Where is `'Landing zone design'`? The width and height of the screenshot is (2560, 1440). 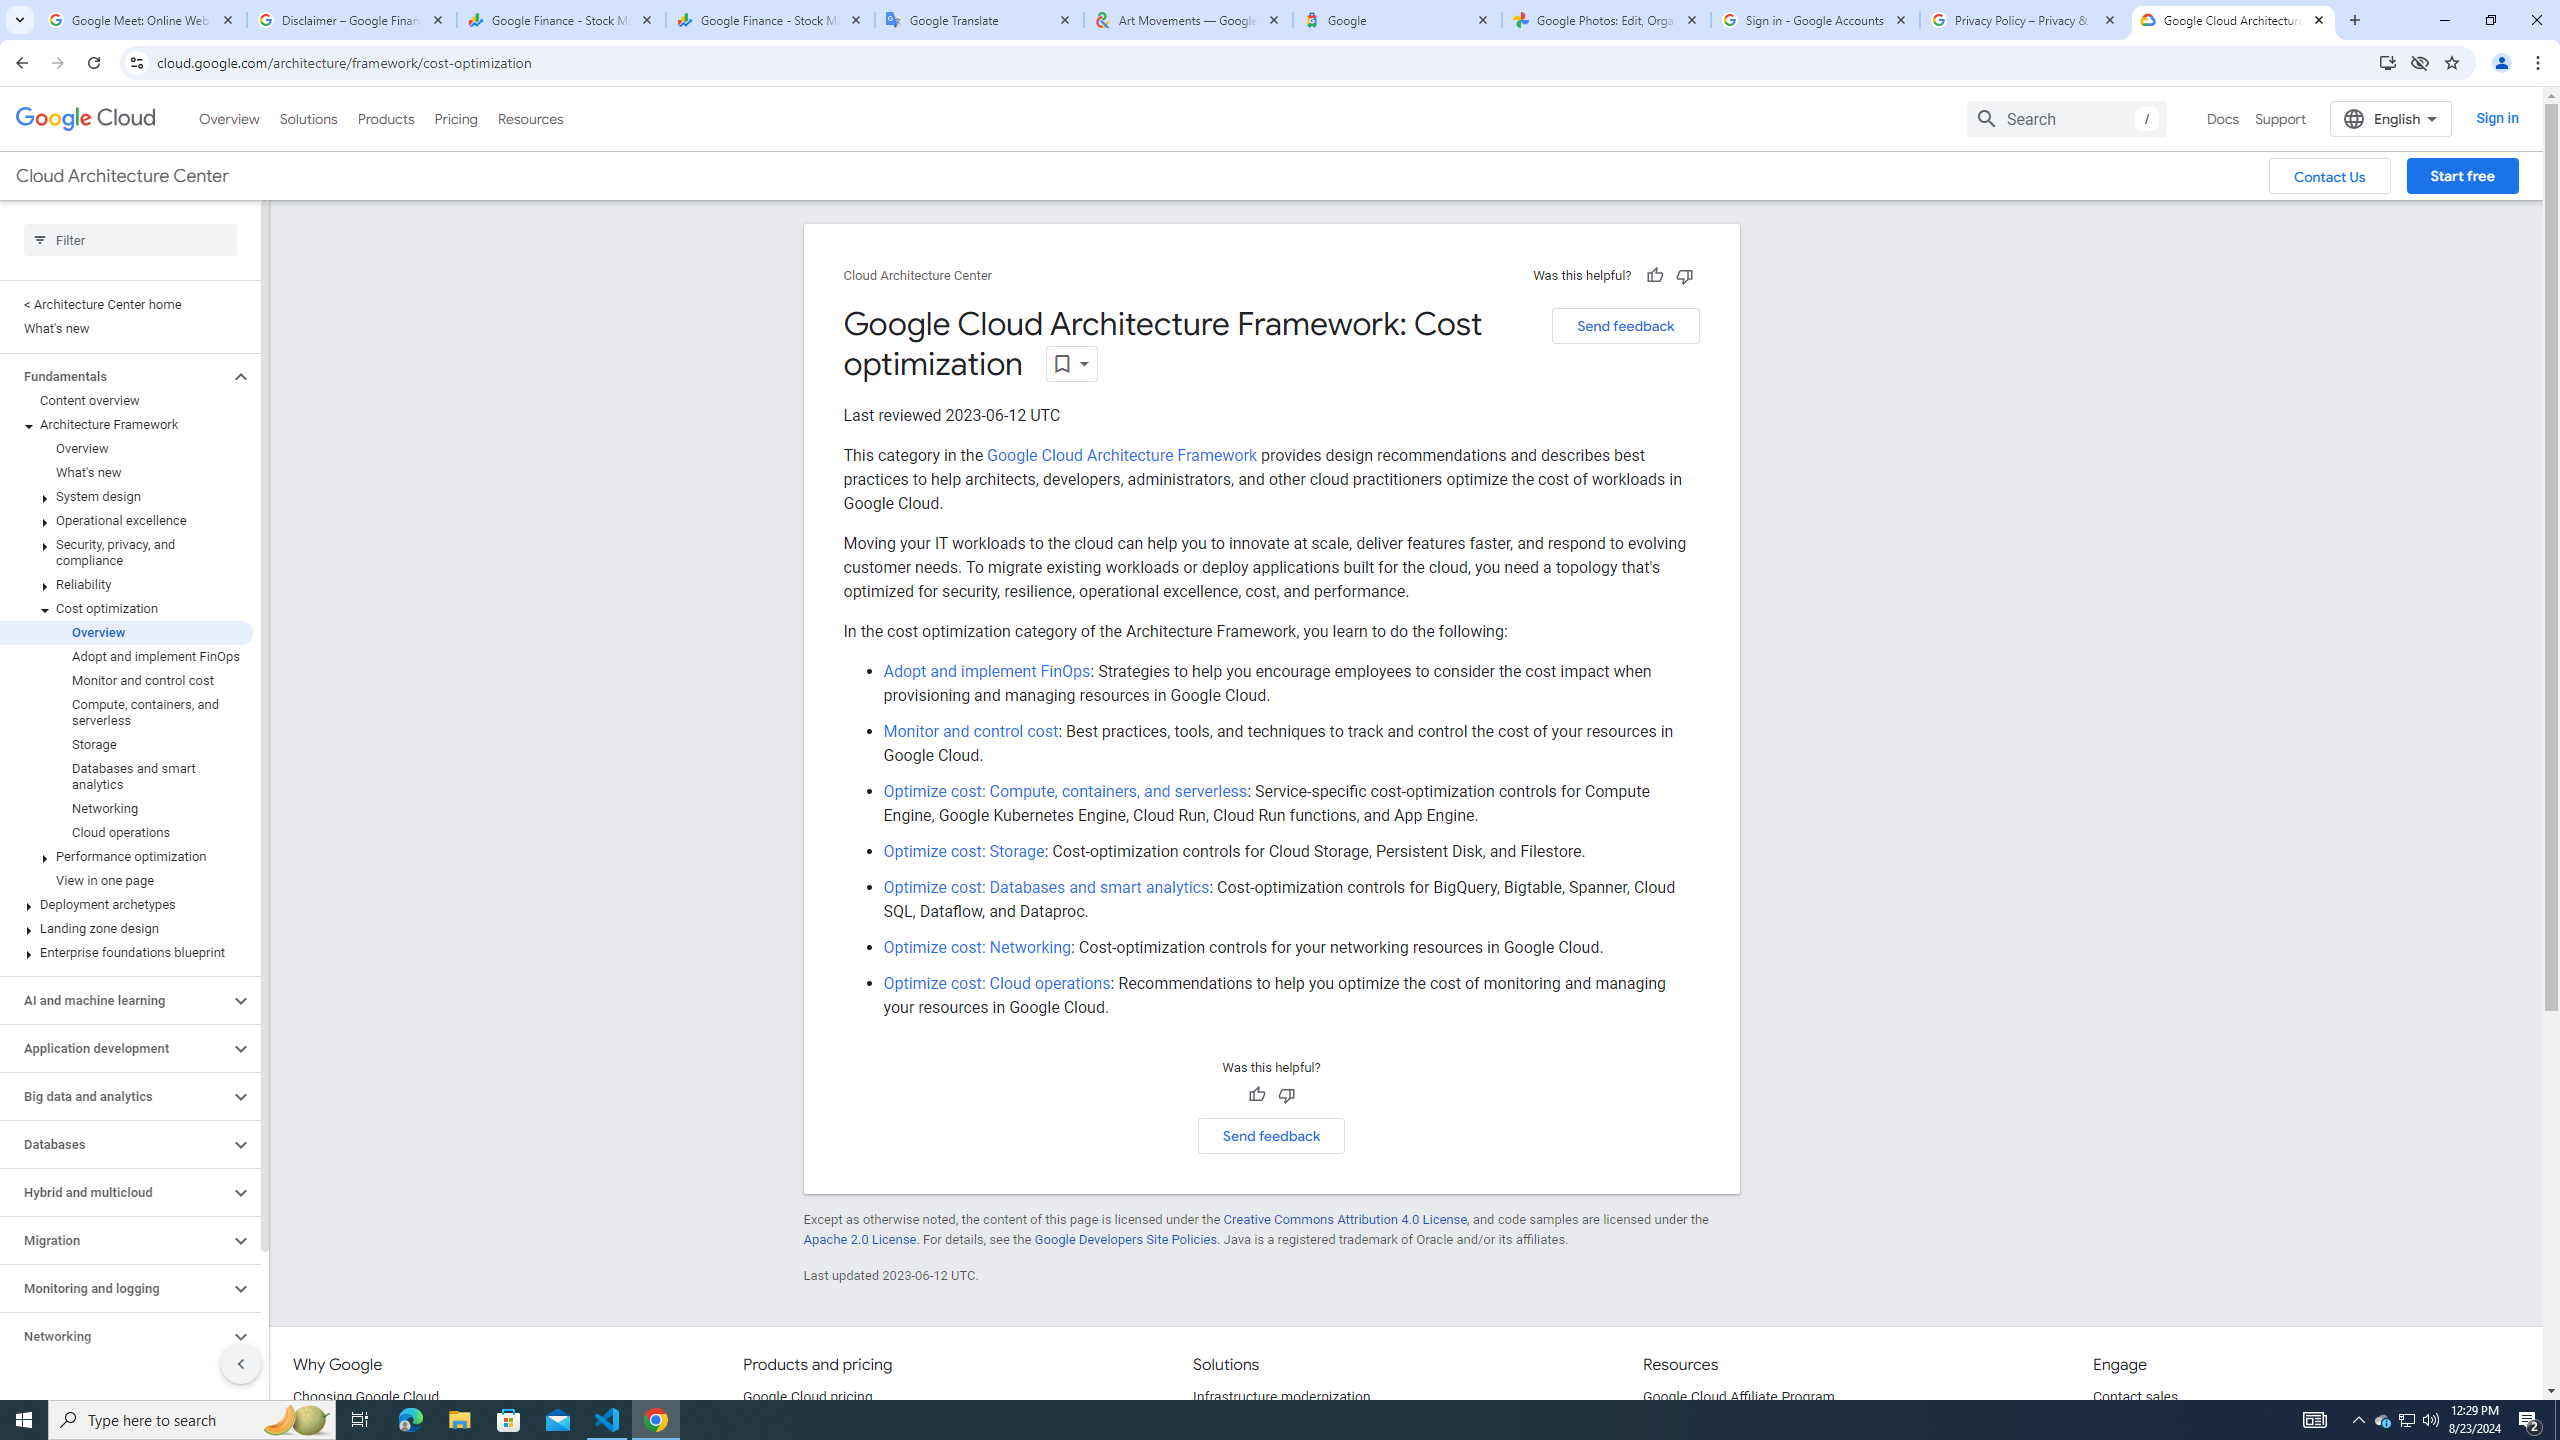
'Landing zone design' is located at coordinates (126, 927).